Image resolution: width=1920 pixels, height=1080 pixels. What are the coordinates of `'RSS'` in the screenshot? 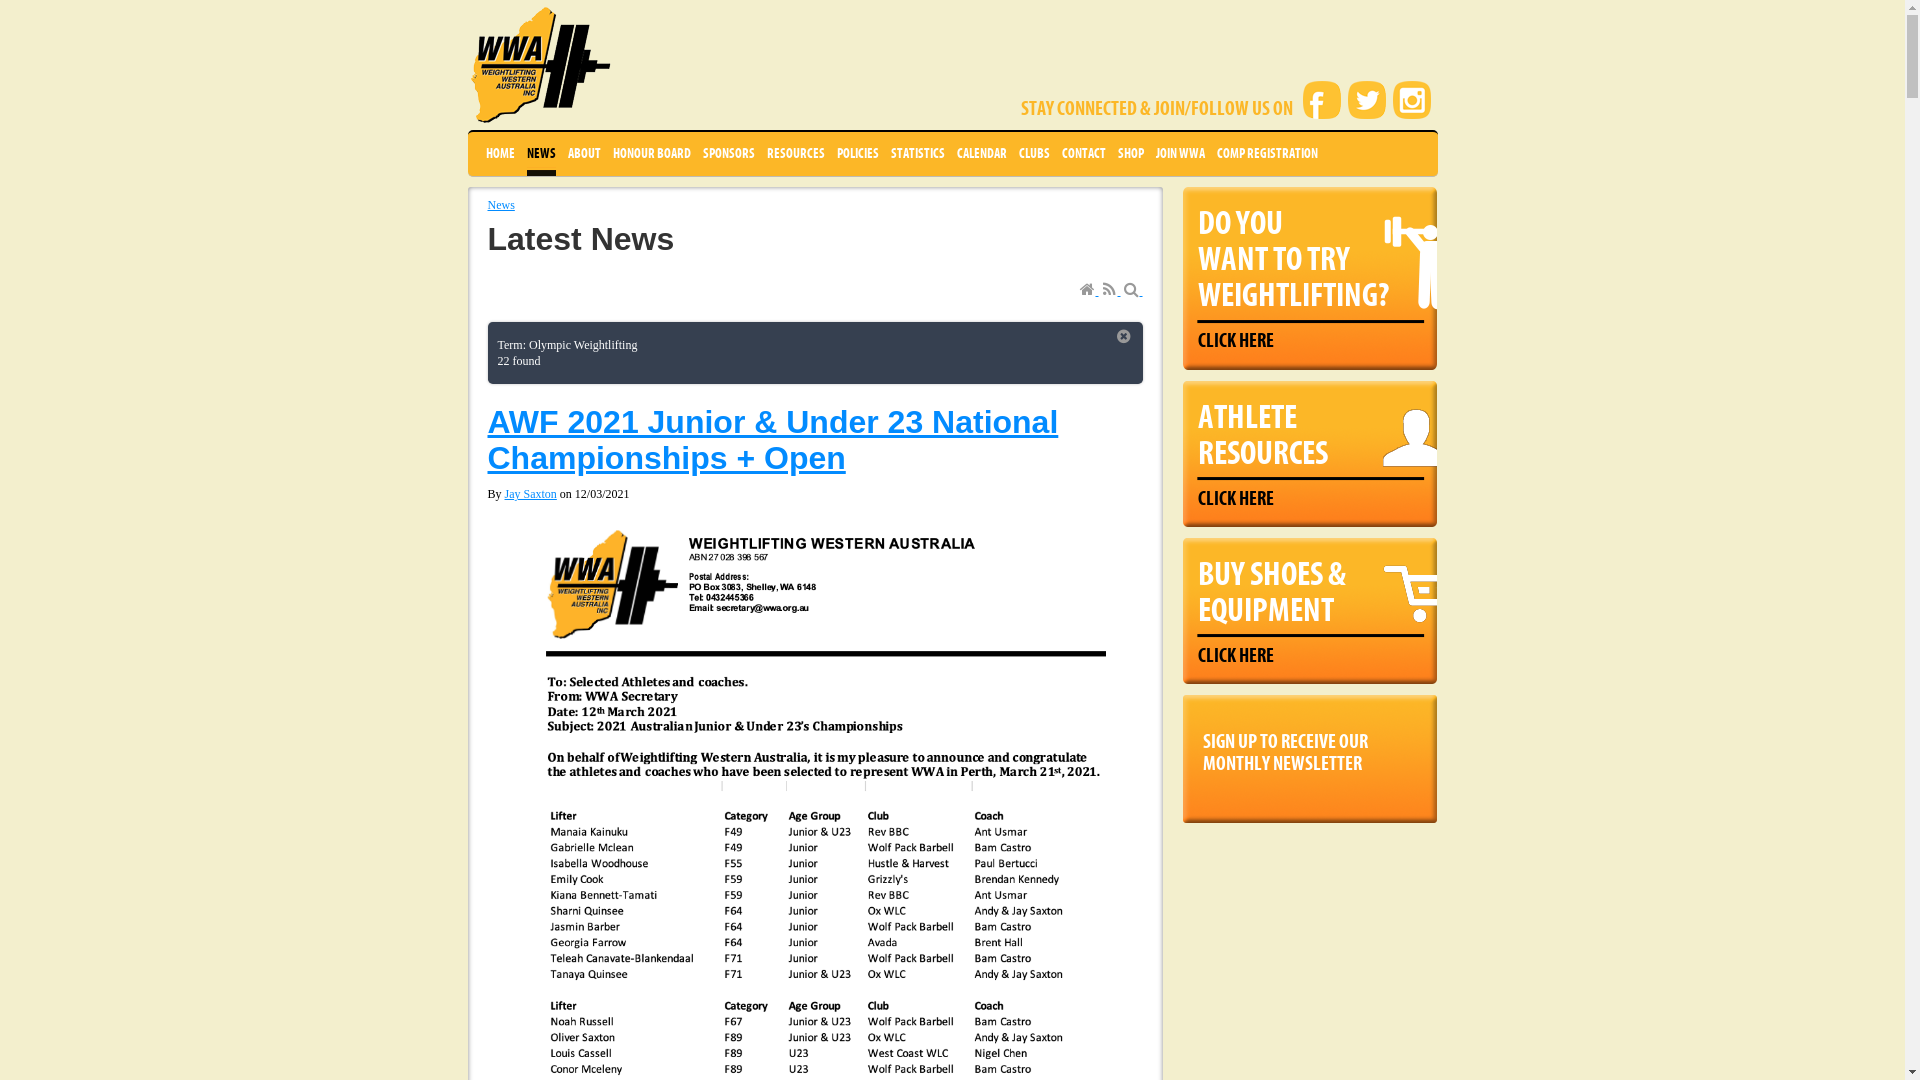 It's located at (1110, 290).